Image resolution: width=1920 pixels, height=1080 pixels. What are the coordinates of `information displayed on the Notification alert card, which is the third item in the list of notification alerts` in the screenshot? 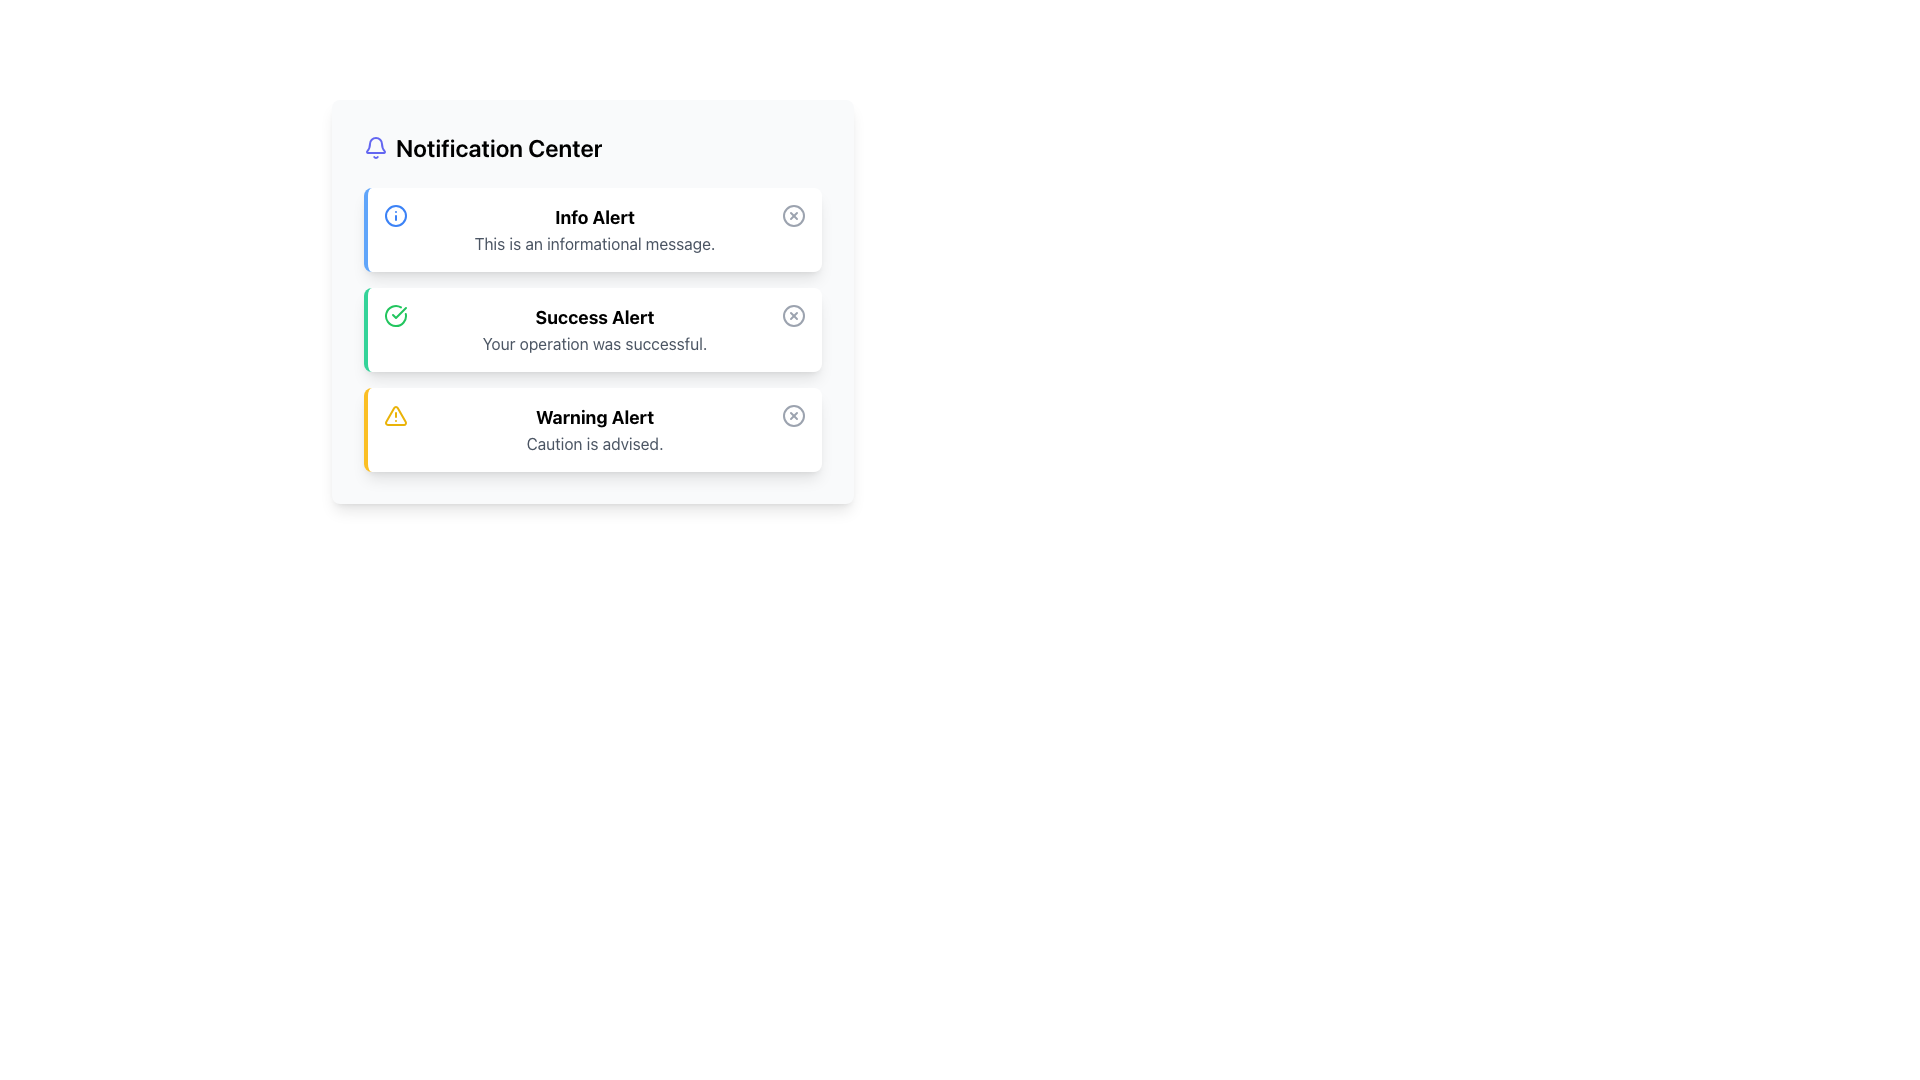 It's located at (592, 428).